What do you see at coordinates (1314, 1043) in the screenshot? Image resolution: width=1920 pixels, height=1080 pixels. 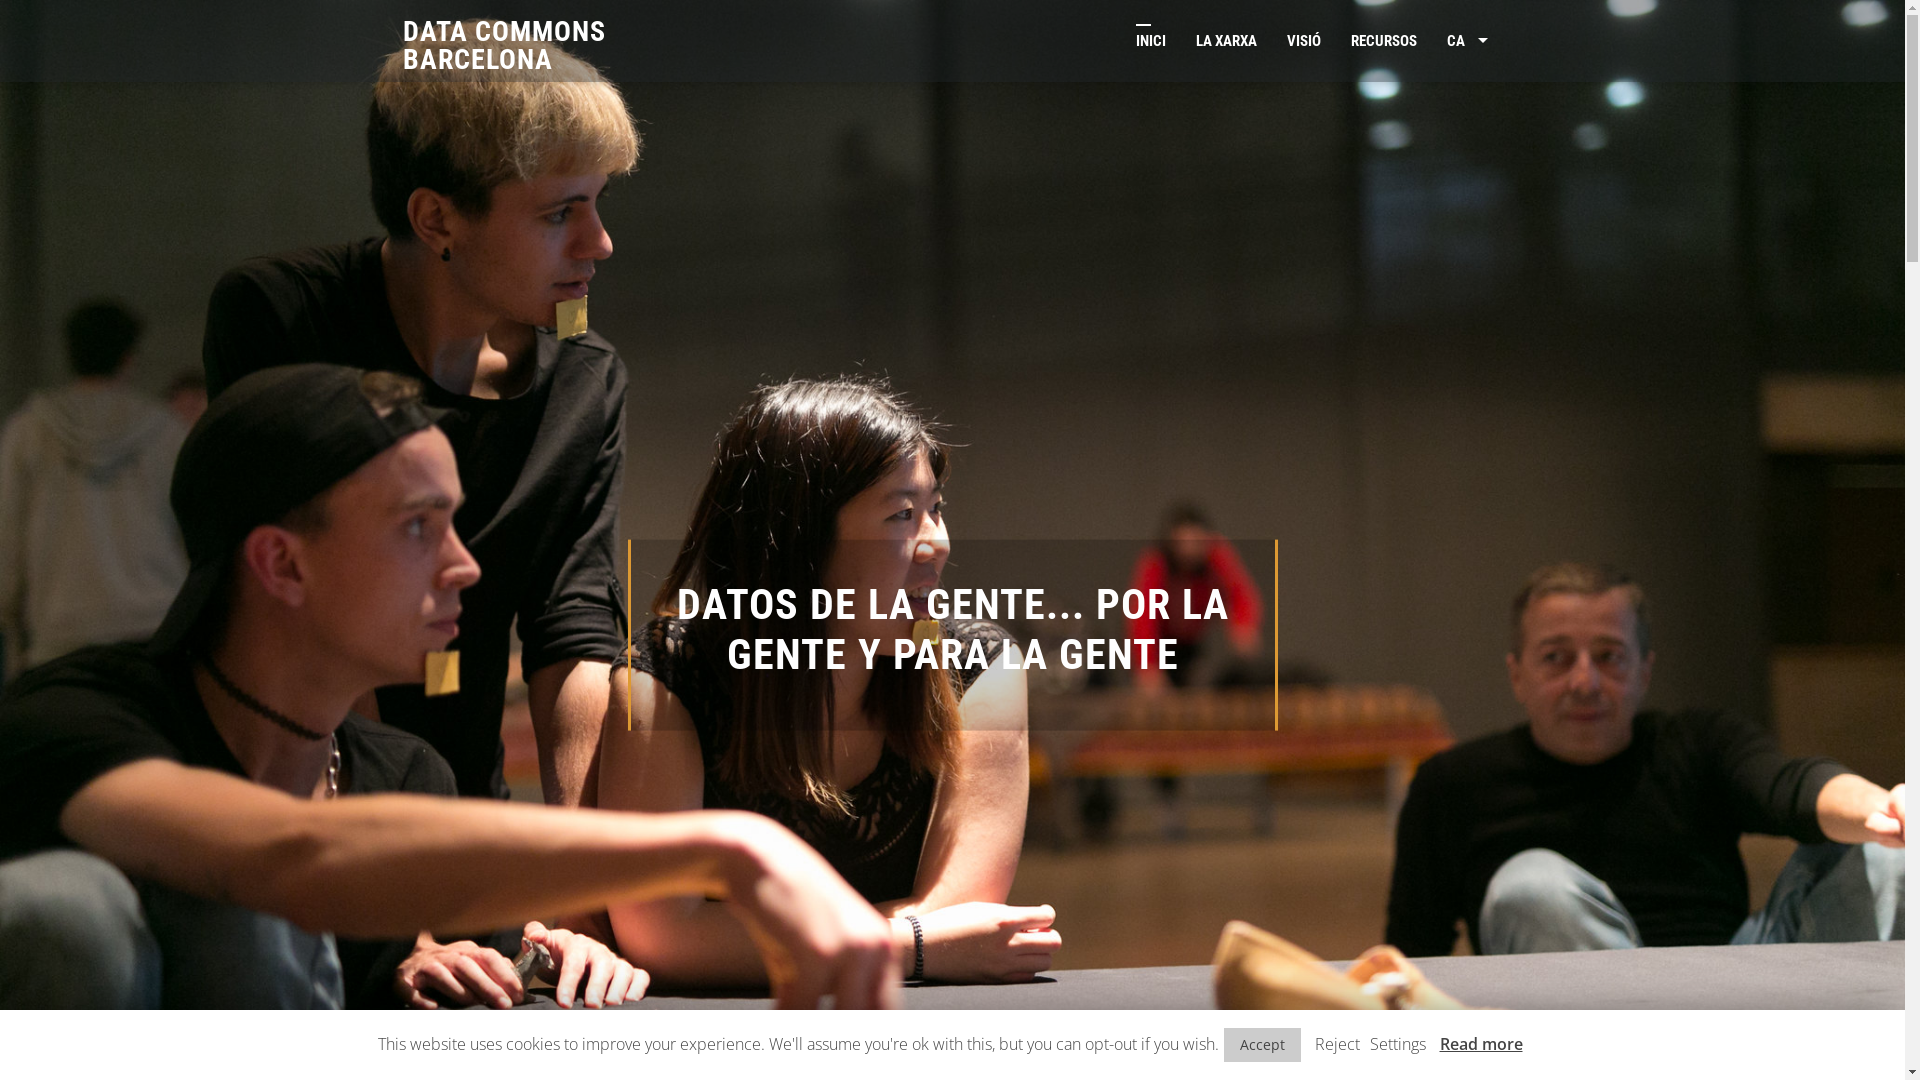 I see `'Reject'` at bounding box center [1314, 1043].